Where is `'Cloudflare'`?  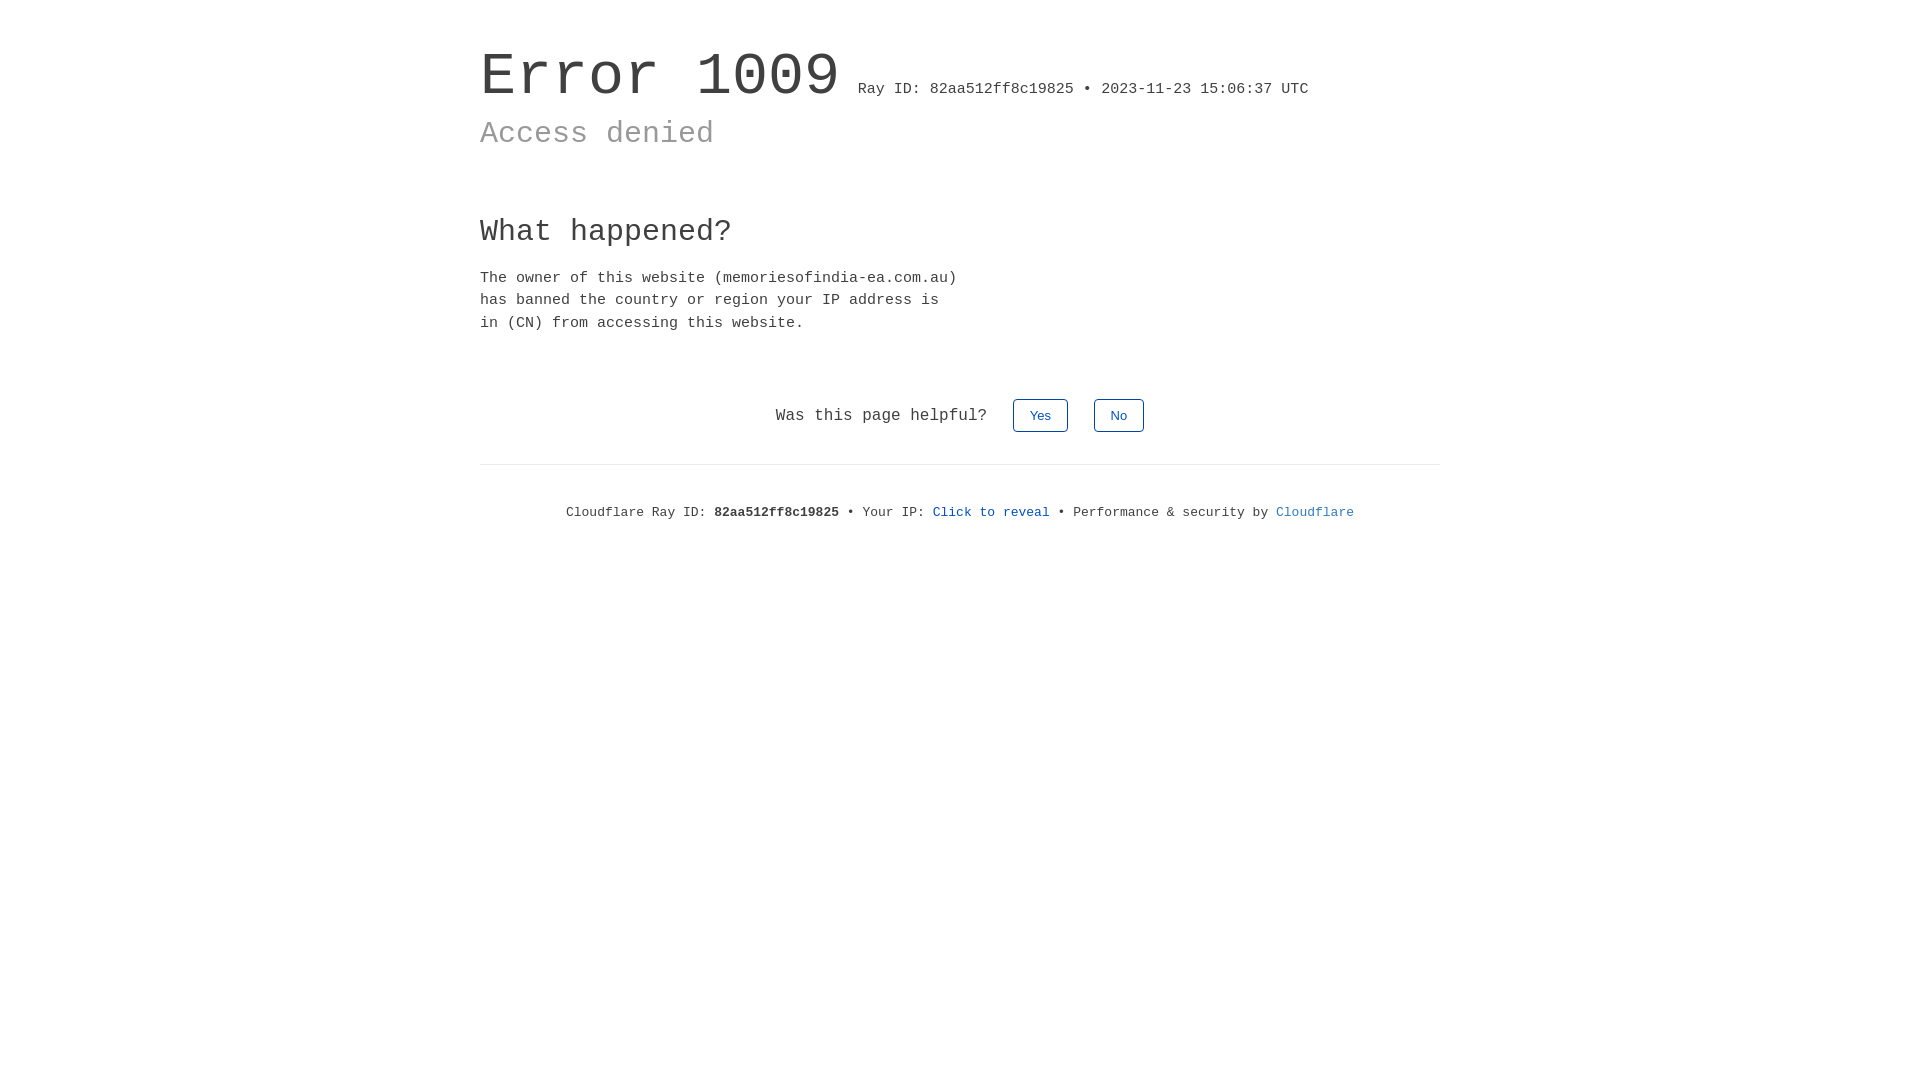
'Cloudflare' is located at coordinates (1275, 511).